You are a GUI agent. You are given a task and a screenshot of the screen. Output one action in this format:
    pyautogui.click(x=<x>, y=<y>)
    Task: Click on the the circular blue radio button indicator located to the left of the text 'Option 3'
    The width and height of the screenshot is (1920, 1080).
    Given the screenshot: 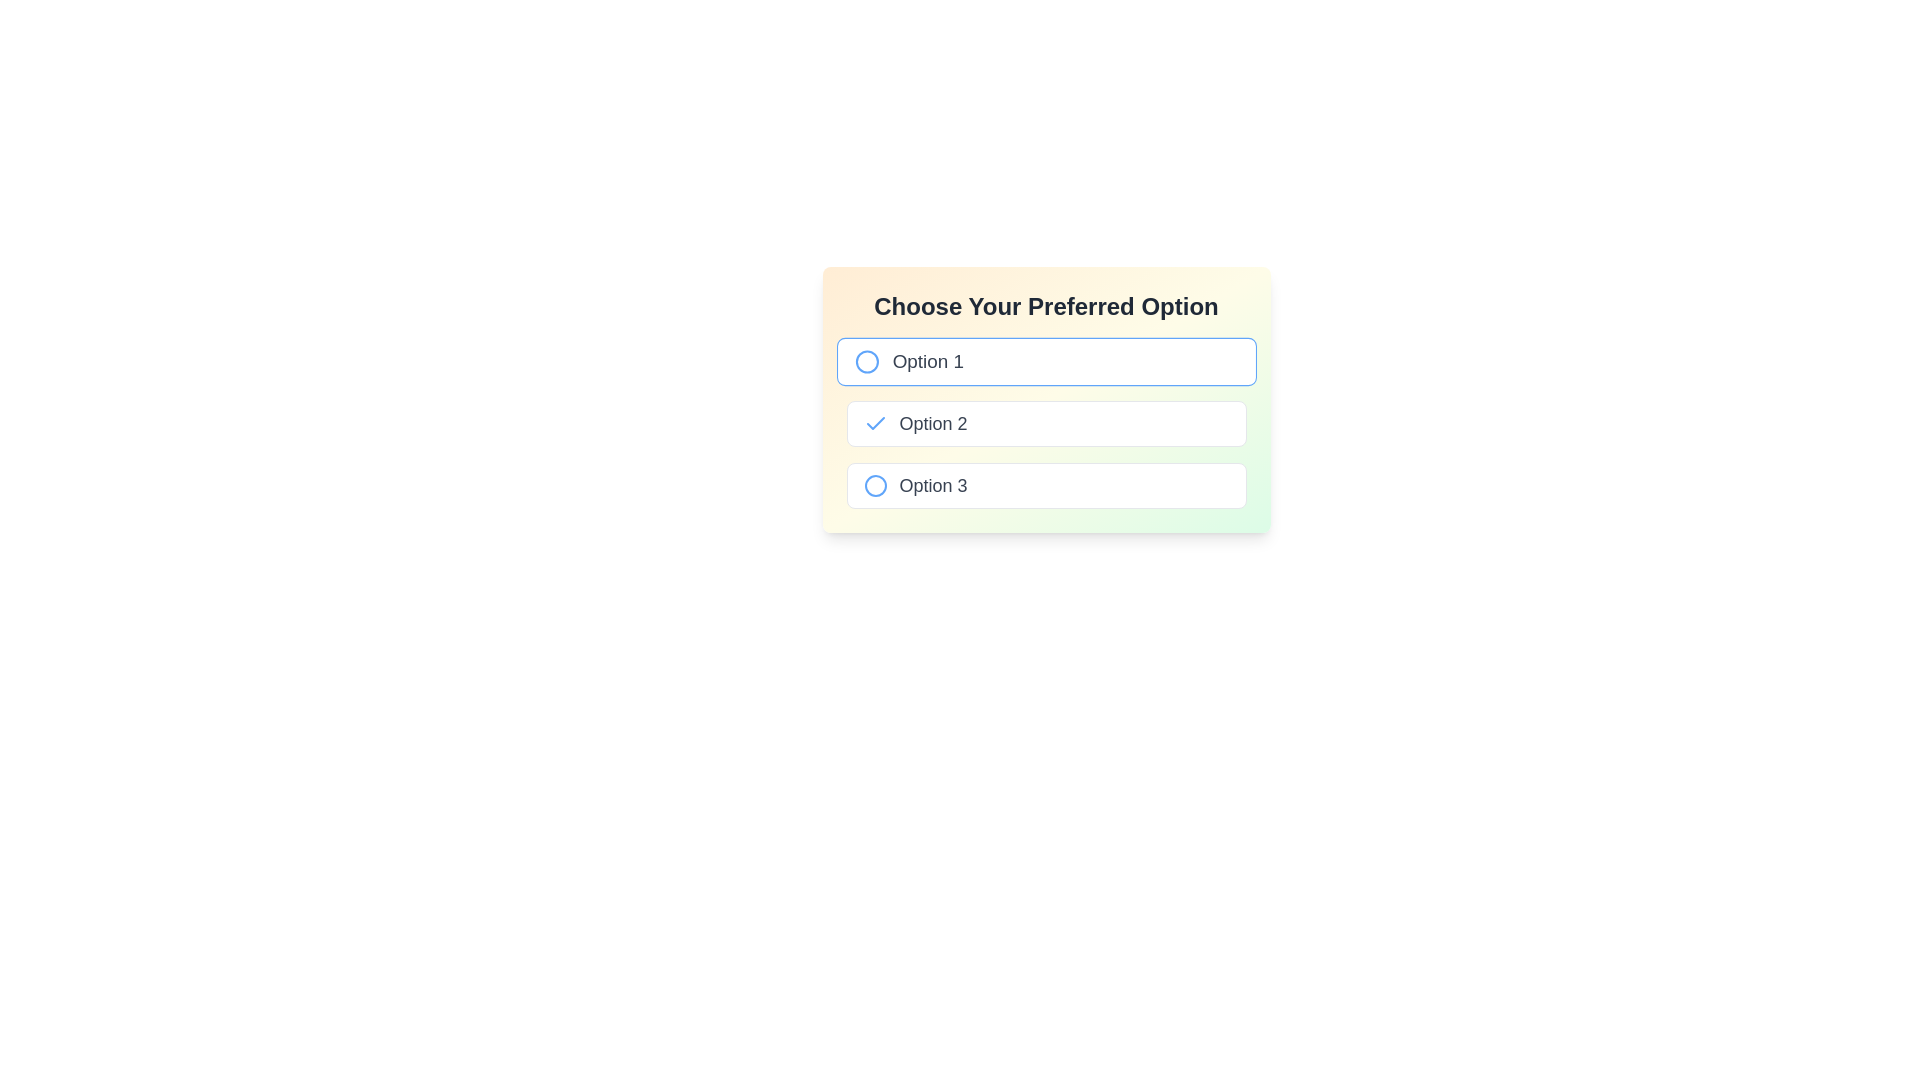 What is the action you would take?
    pyautogui.click(x=875, y=486)
    